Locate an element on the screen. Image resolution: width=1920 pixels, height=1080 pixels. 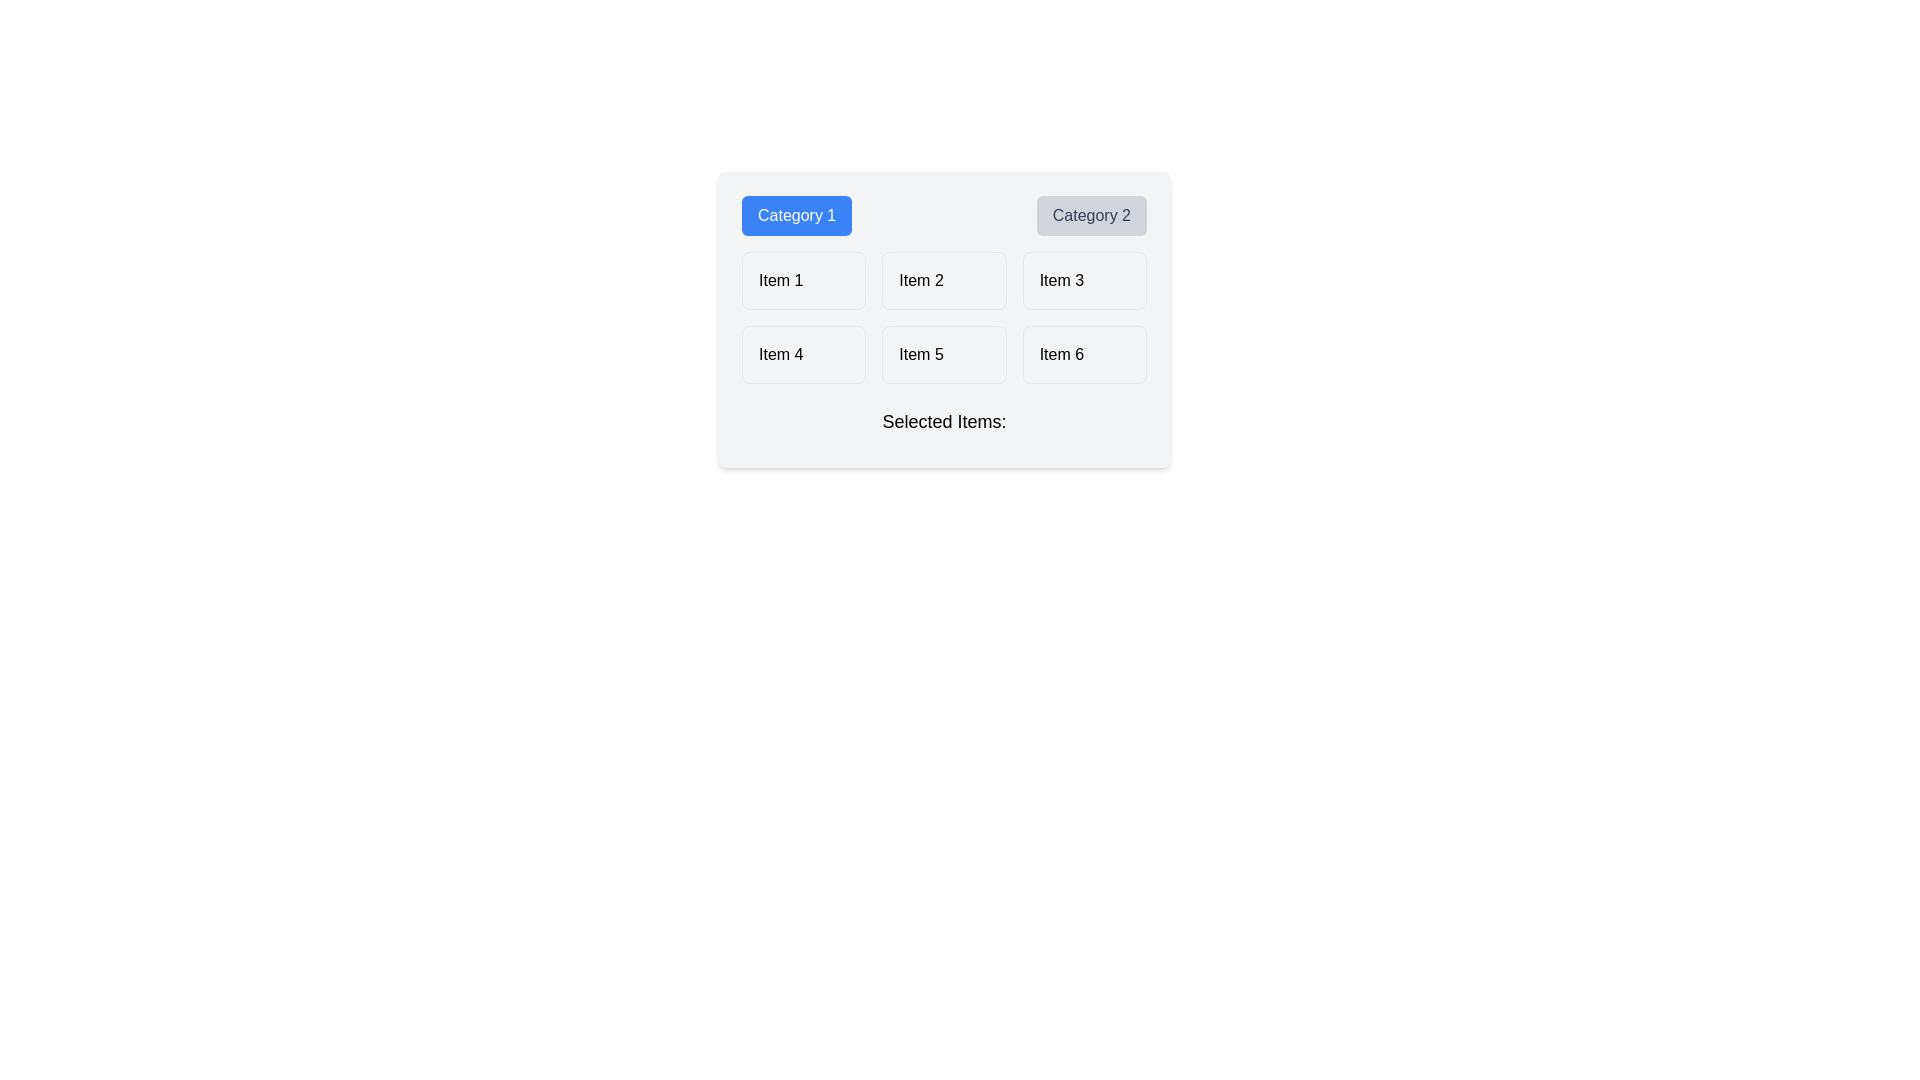
the static text within the button that indicates 'Item 3', which is centered in the right column under the 'Category 2' header is located at coordinates (1060, 281).